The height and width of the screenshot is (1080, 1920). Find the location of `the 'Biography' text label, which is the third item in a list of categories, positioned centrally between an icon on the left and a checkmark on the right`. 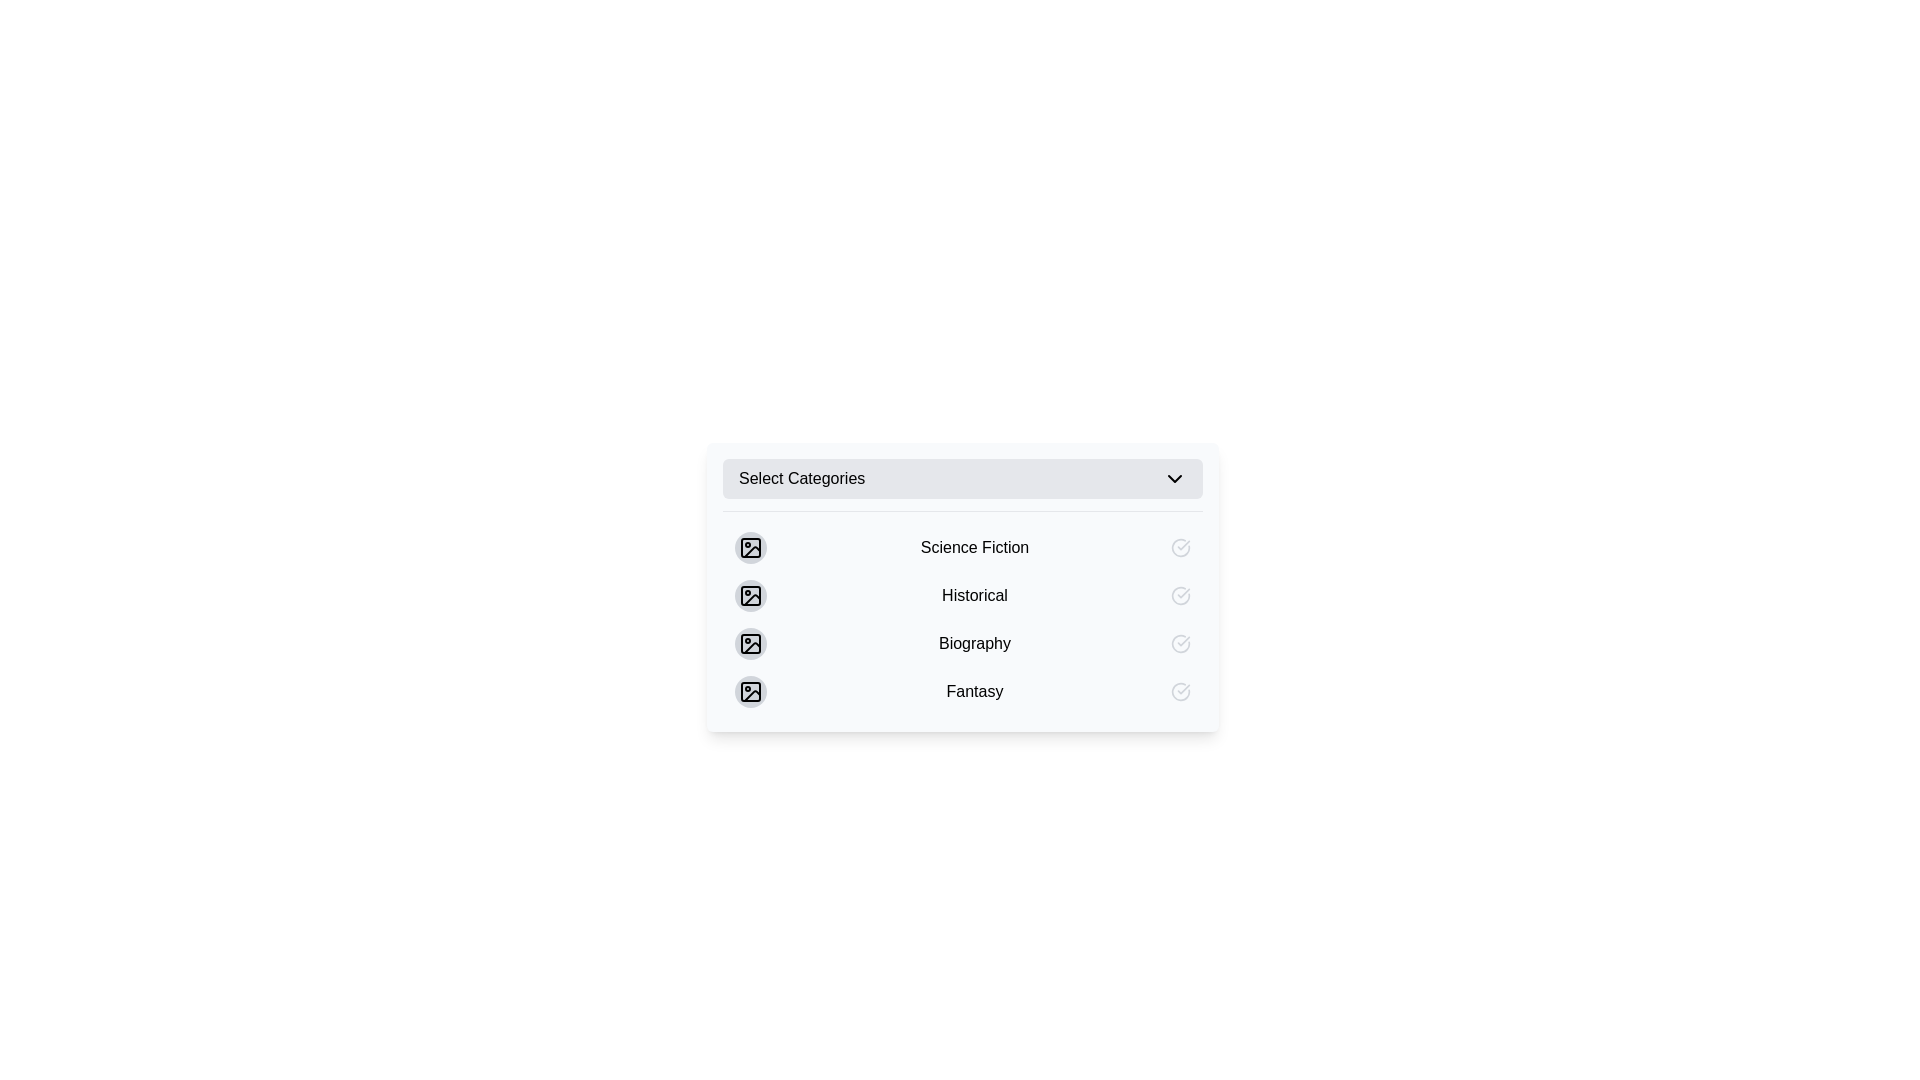

the 'Biography' text label, which is the third item in a list of categories, positioned centrally between an icon on the left and a checkmark on the right is located at coordinates (974, 644).